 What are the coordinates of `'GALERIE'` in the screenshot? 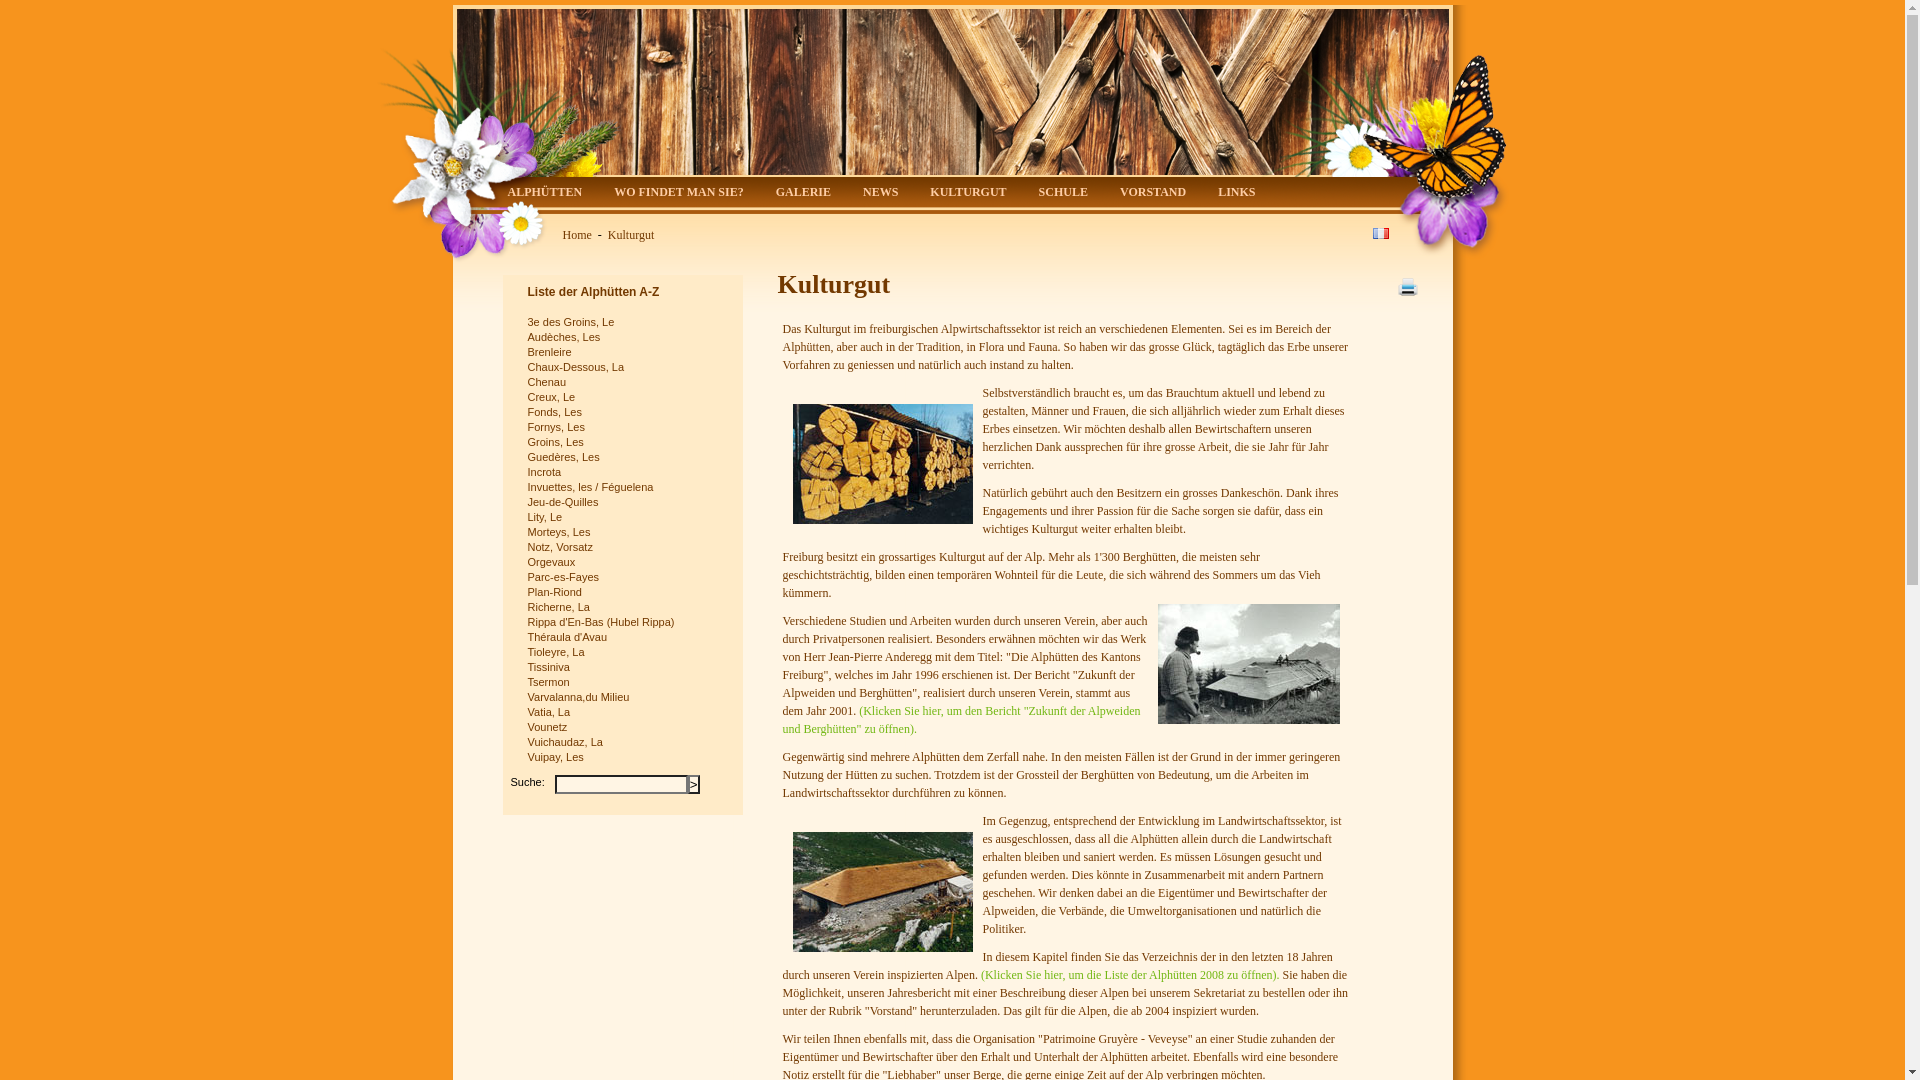 It's located at (803, 193).